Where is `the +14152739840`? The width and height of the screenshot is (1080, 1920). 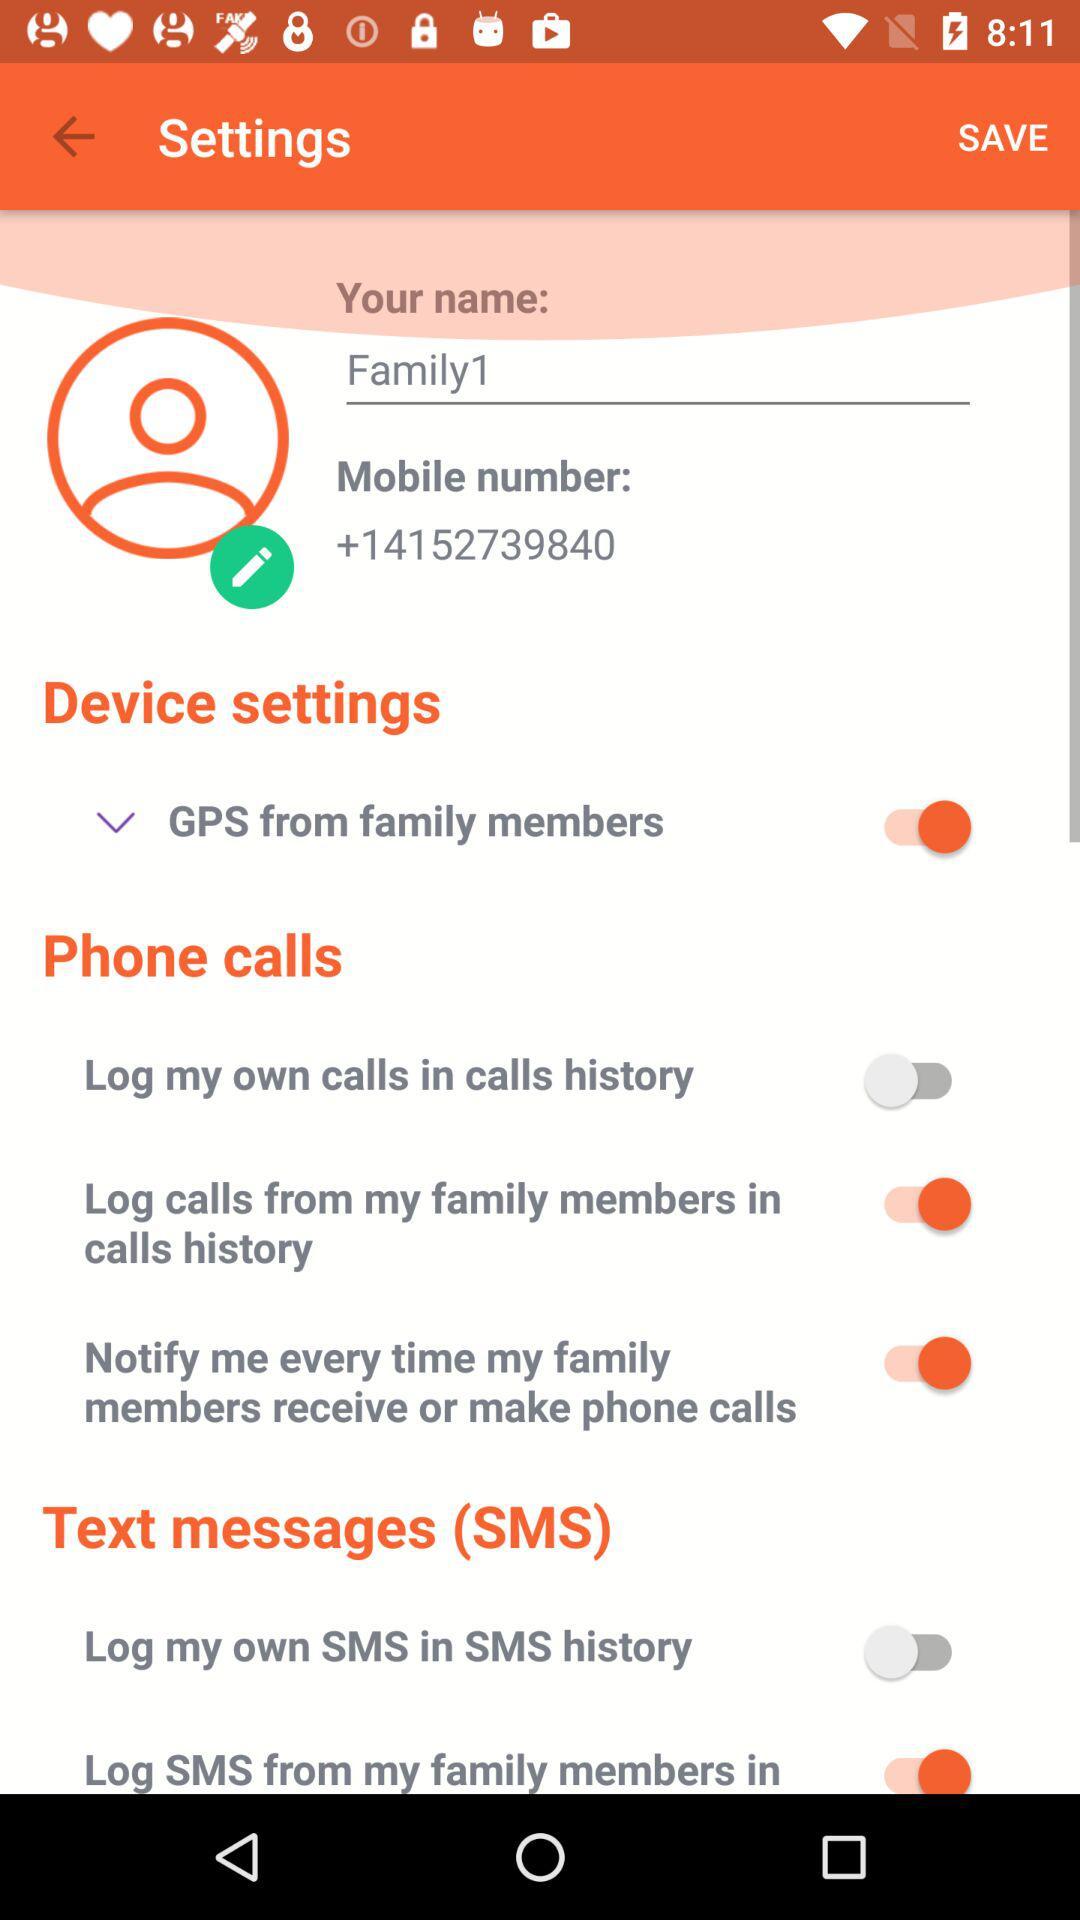
the +14152739840 is located at coordinates (475, 537).